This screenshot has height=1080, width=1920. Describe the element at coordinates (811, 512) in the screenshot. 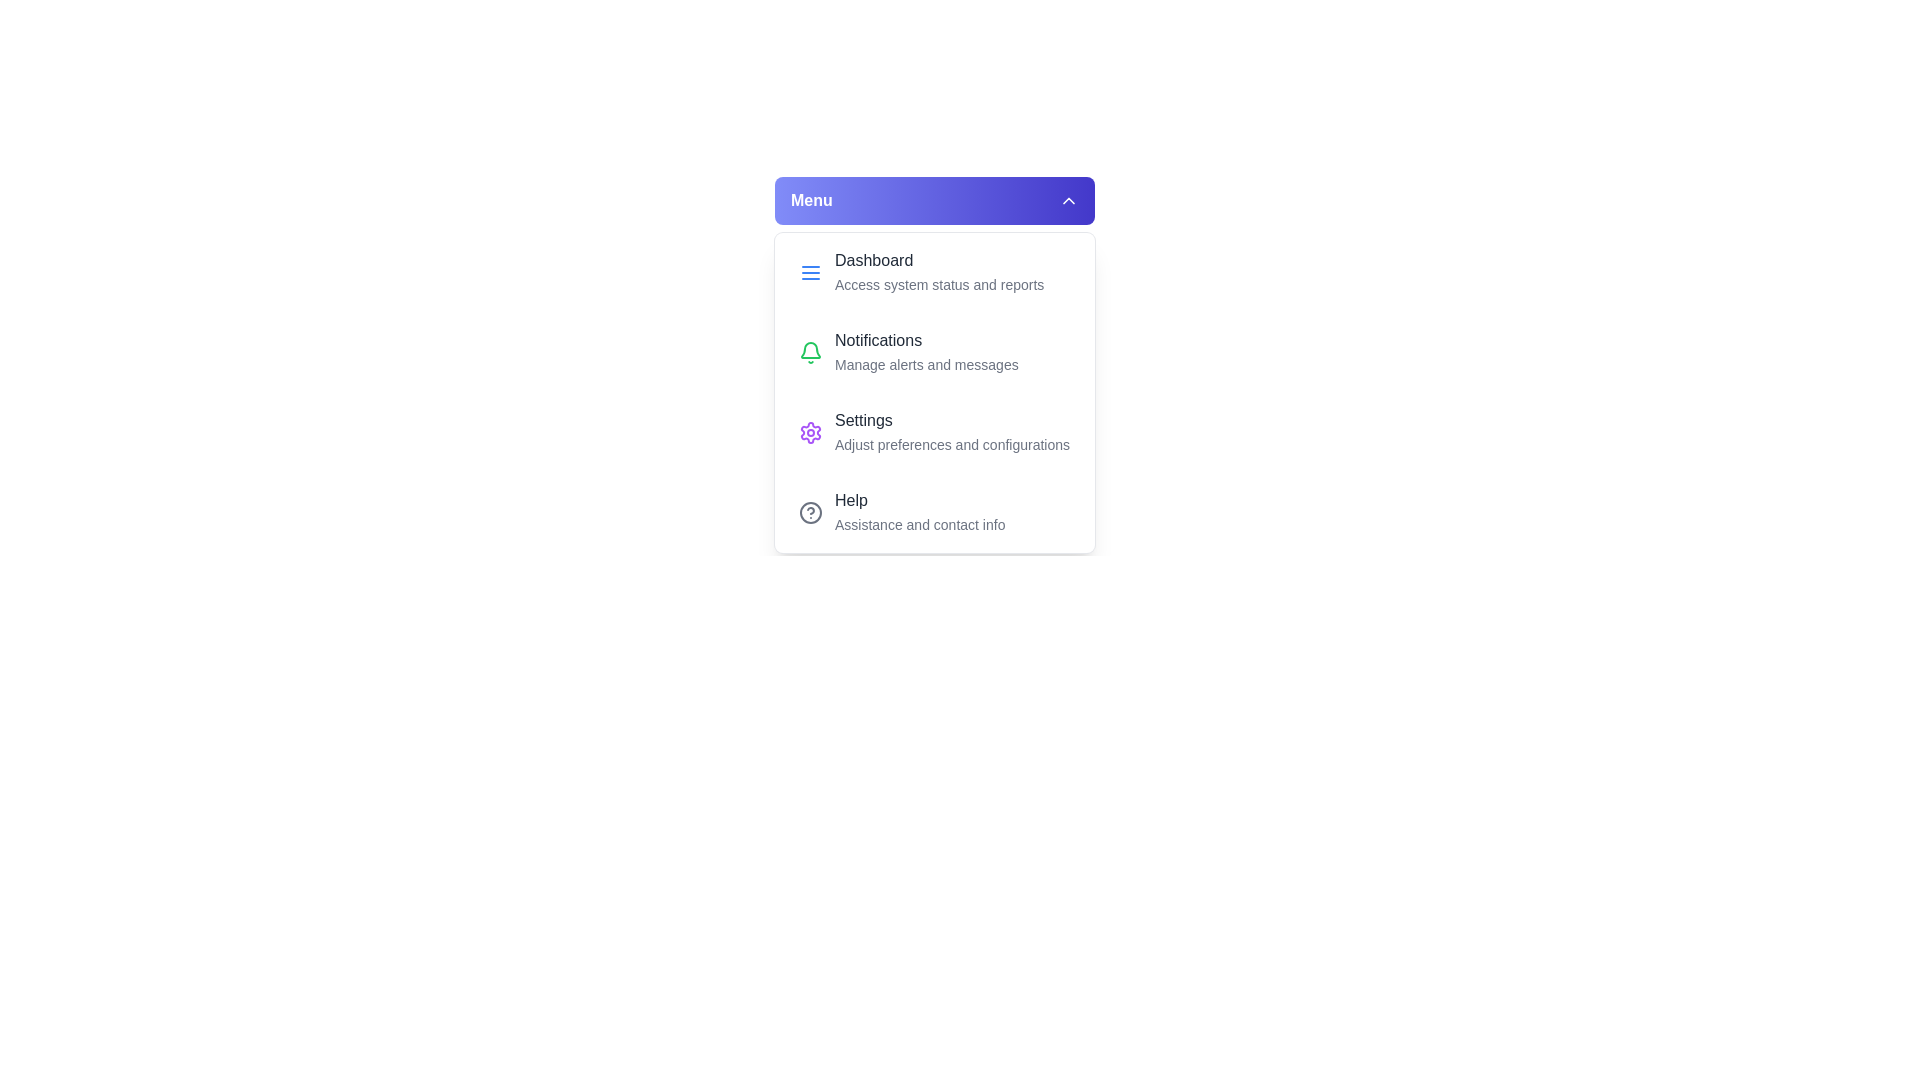

I see `the 'Help' icon located to the left of the 'Help' text label in the dropdown menu for further interaction` at that location.